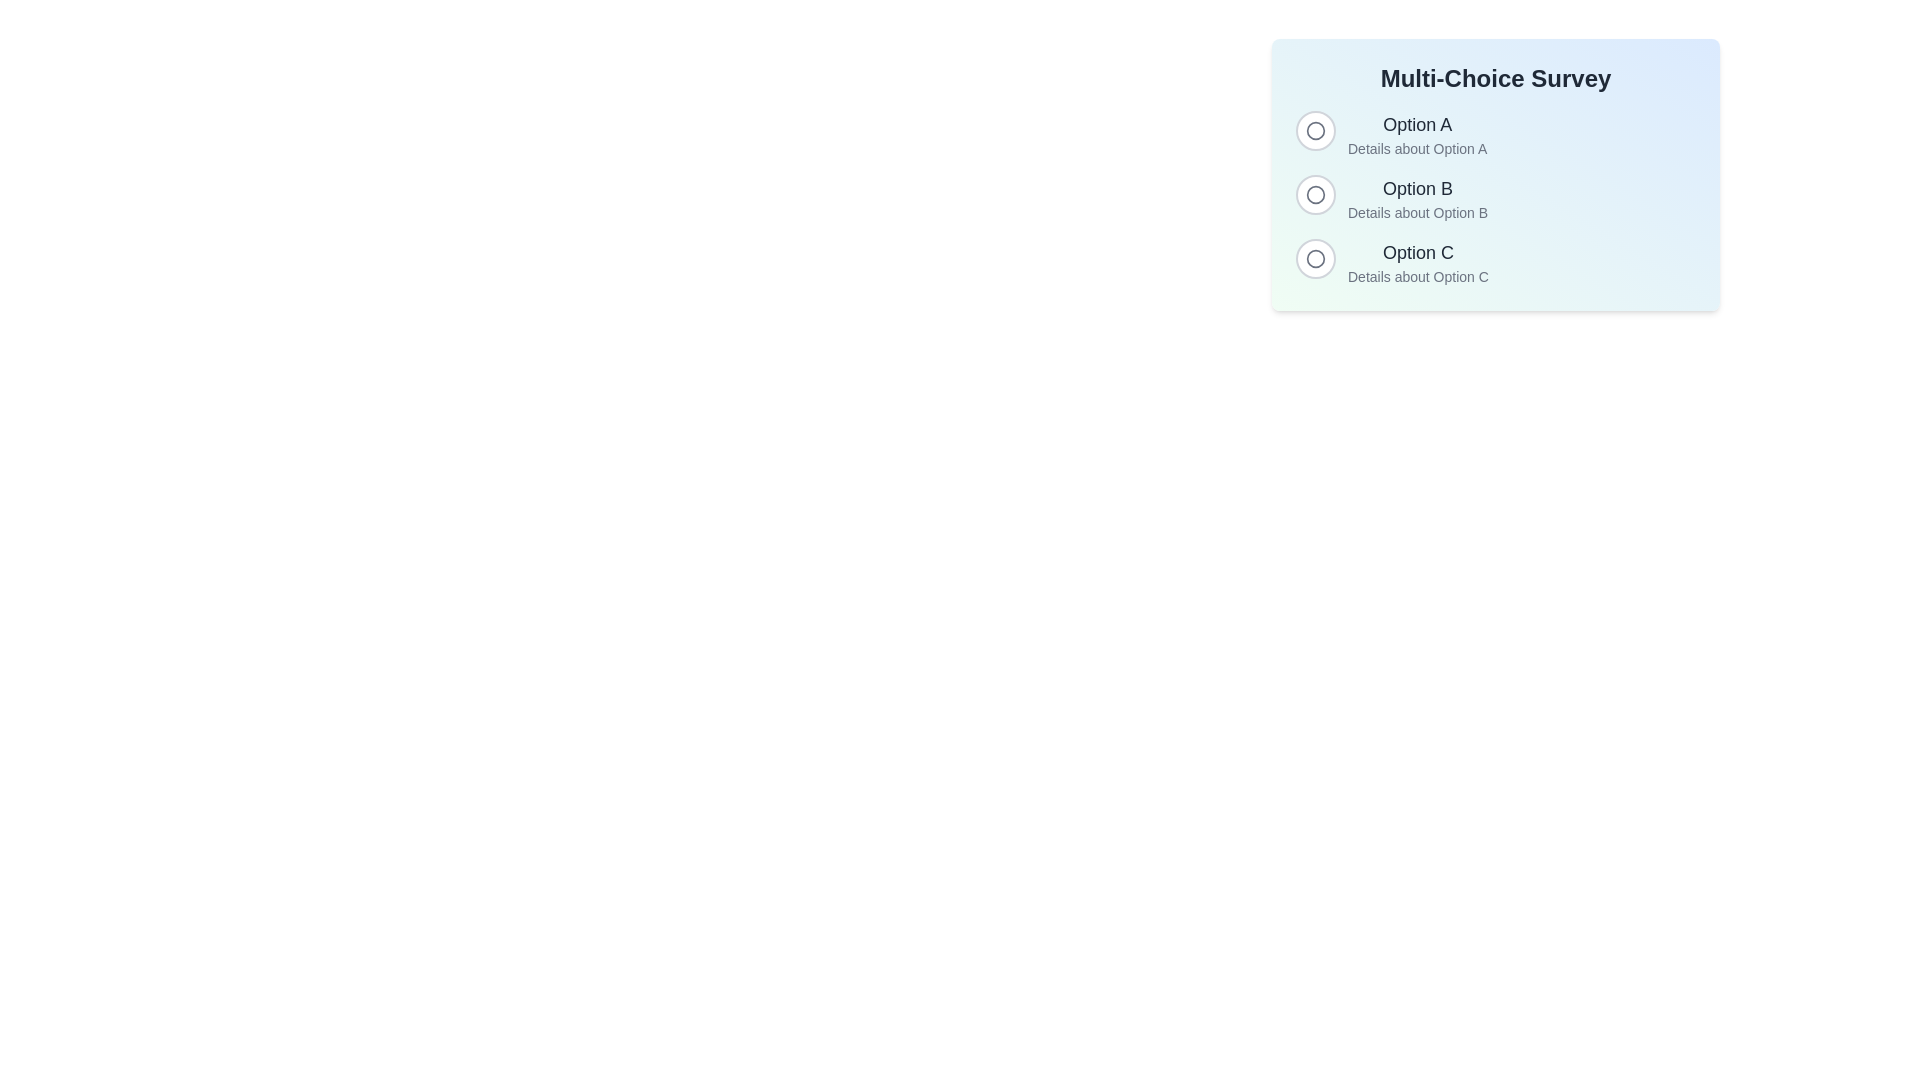  Describe the element at coordinates (1496, 135) in the screenshot. I see `the radio button labeled 'Option A' at the top of the vertical stack in the Multi-Choice Survey panel` at that location.